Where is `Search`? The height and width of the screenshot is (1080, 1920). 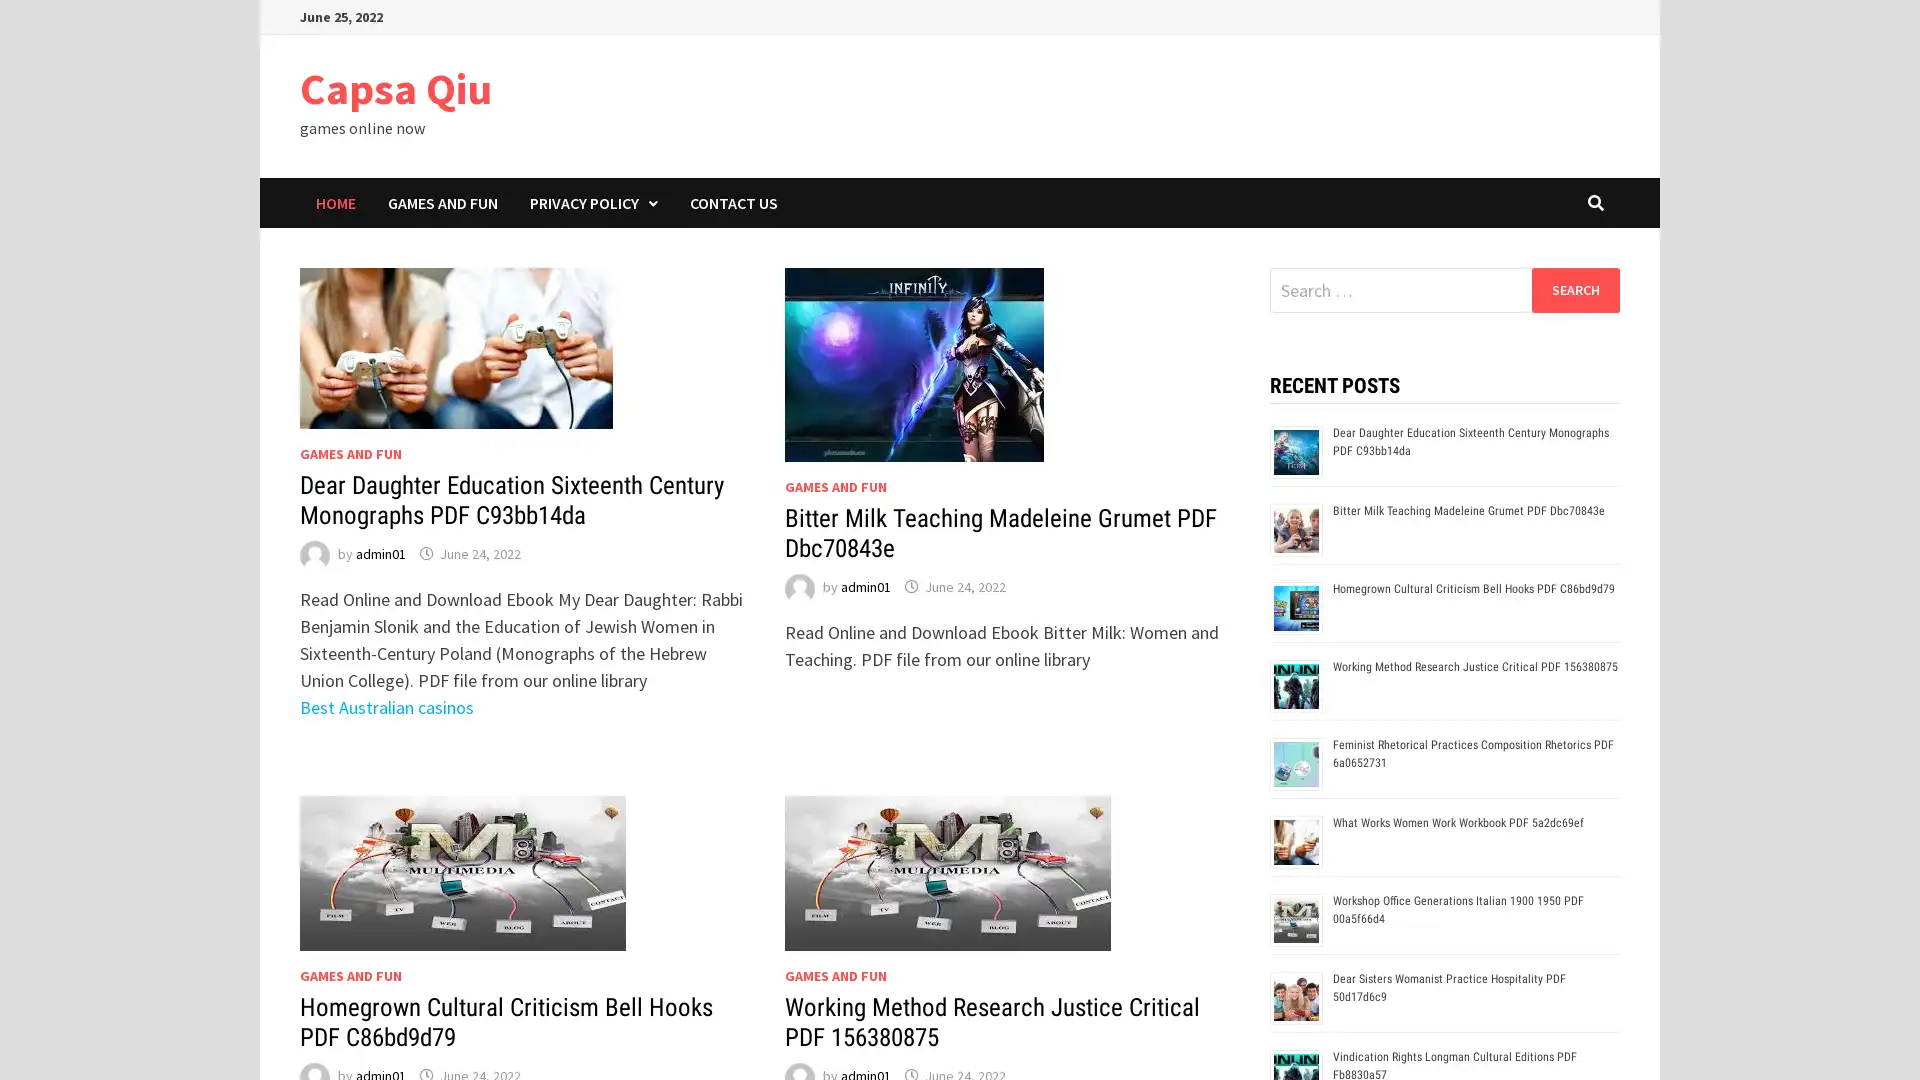 Search is located at coordinates (1574, 289).